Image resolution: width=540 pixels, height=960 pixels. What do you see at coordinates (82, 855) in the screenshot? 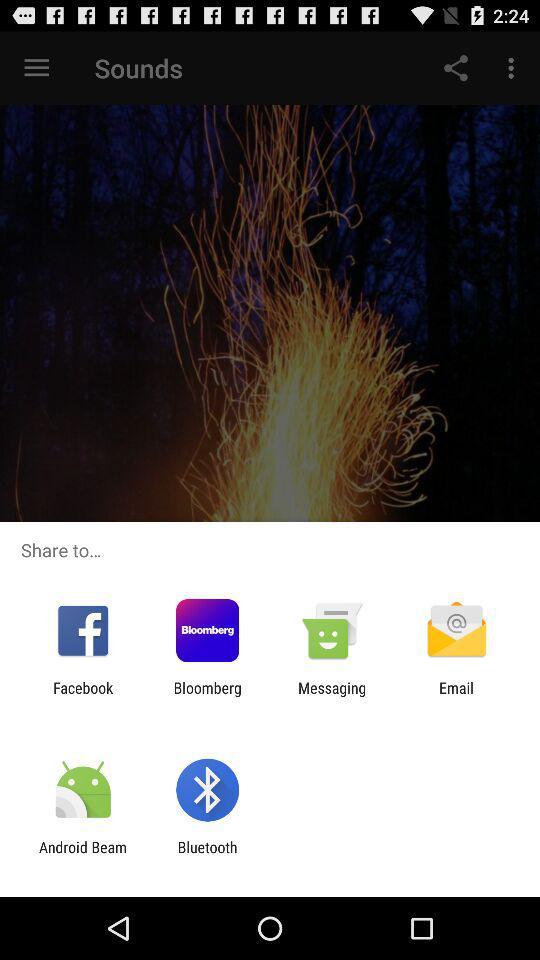
I see `the android beam` at bounding box center [82, 855].